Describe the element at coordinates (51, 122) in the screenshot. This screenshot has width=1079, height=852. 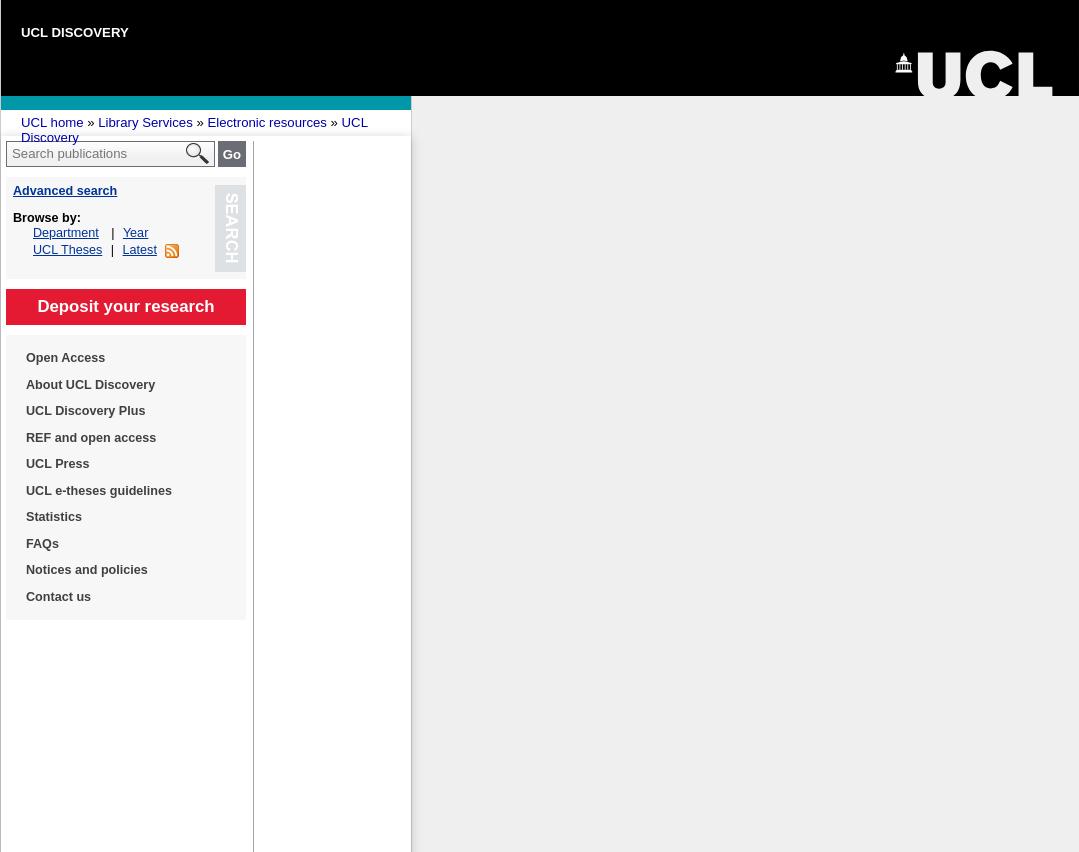
I see `'UCL home'` at that location.